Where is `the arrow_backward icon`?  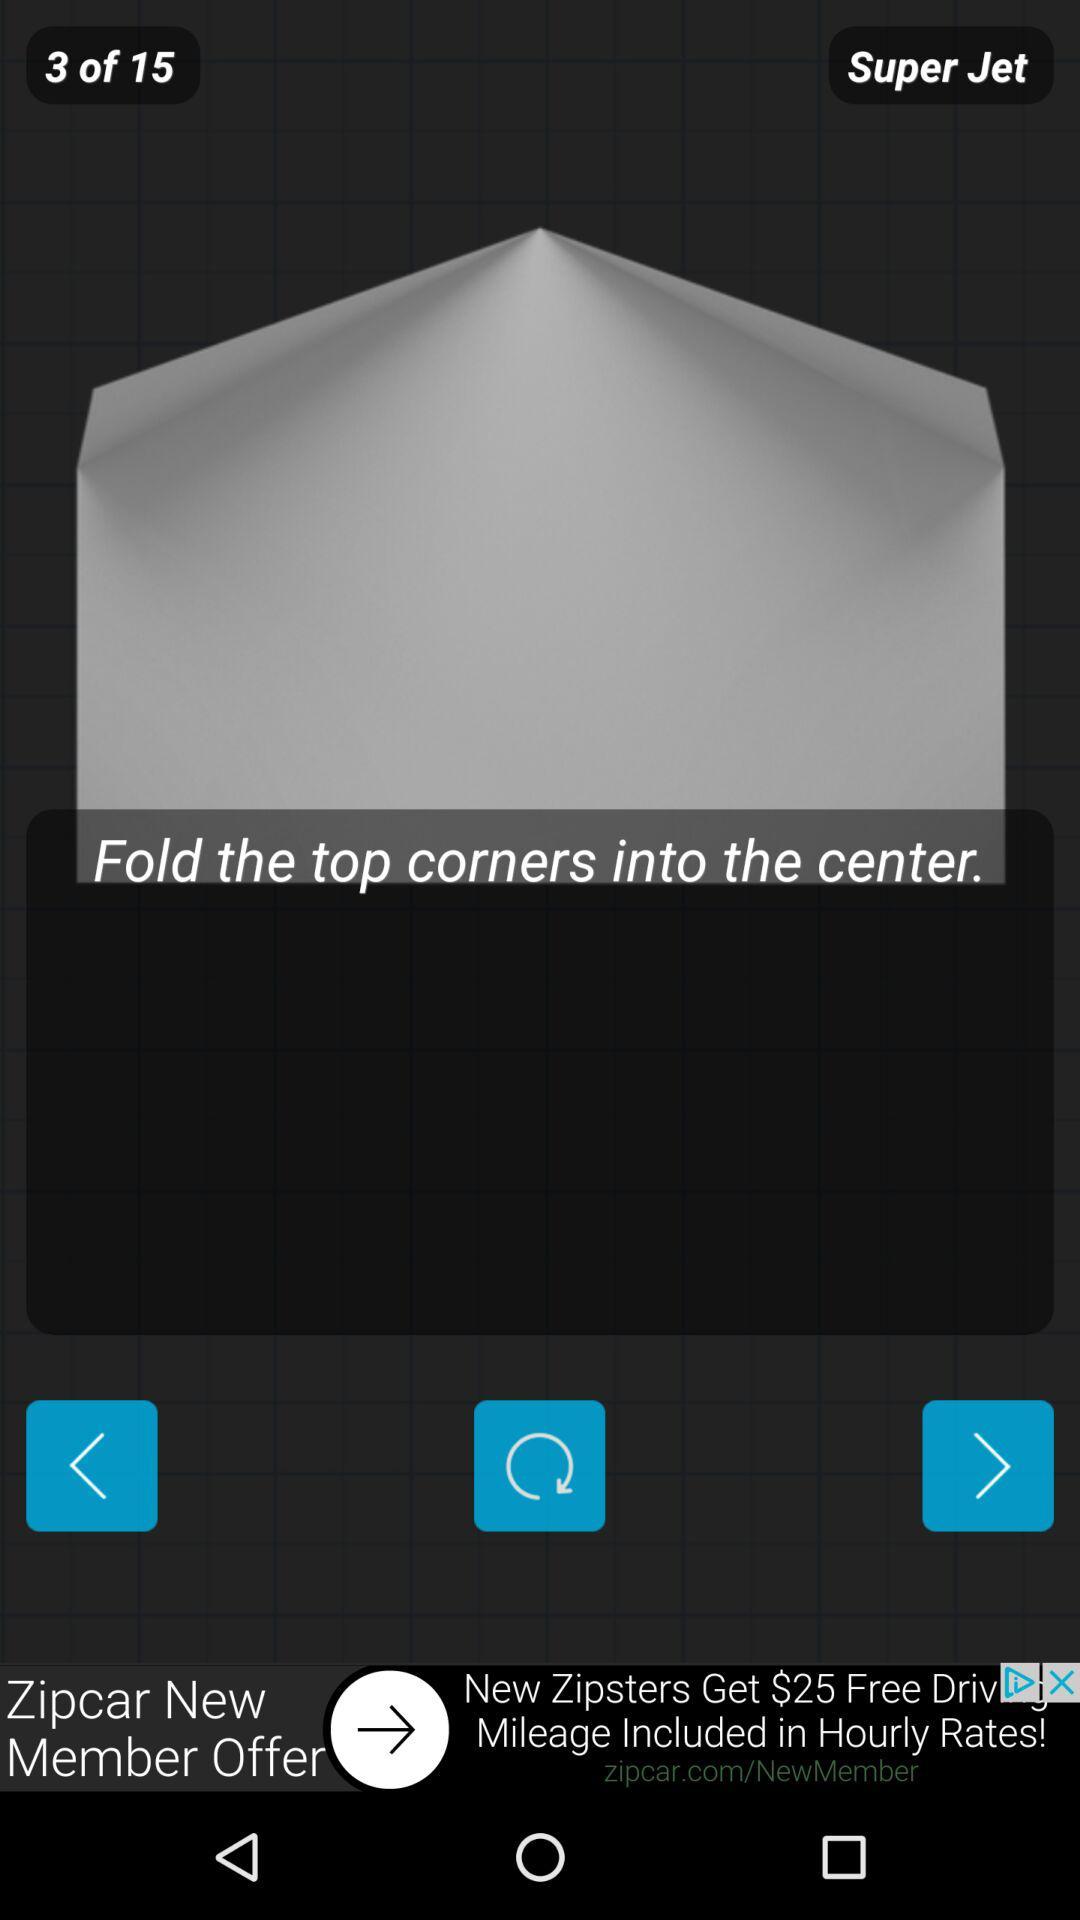 the arrow_backward icon is located at coordinates (91, 1567).